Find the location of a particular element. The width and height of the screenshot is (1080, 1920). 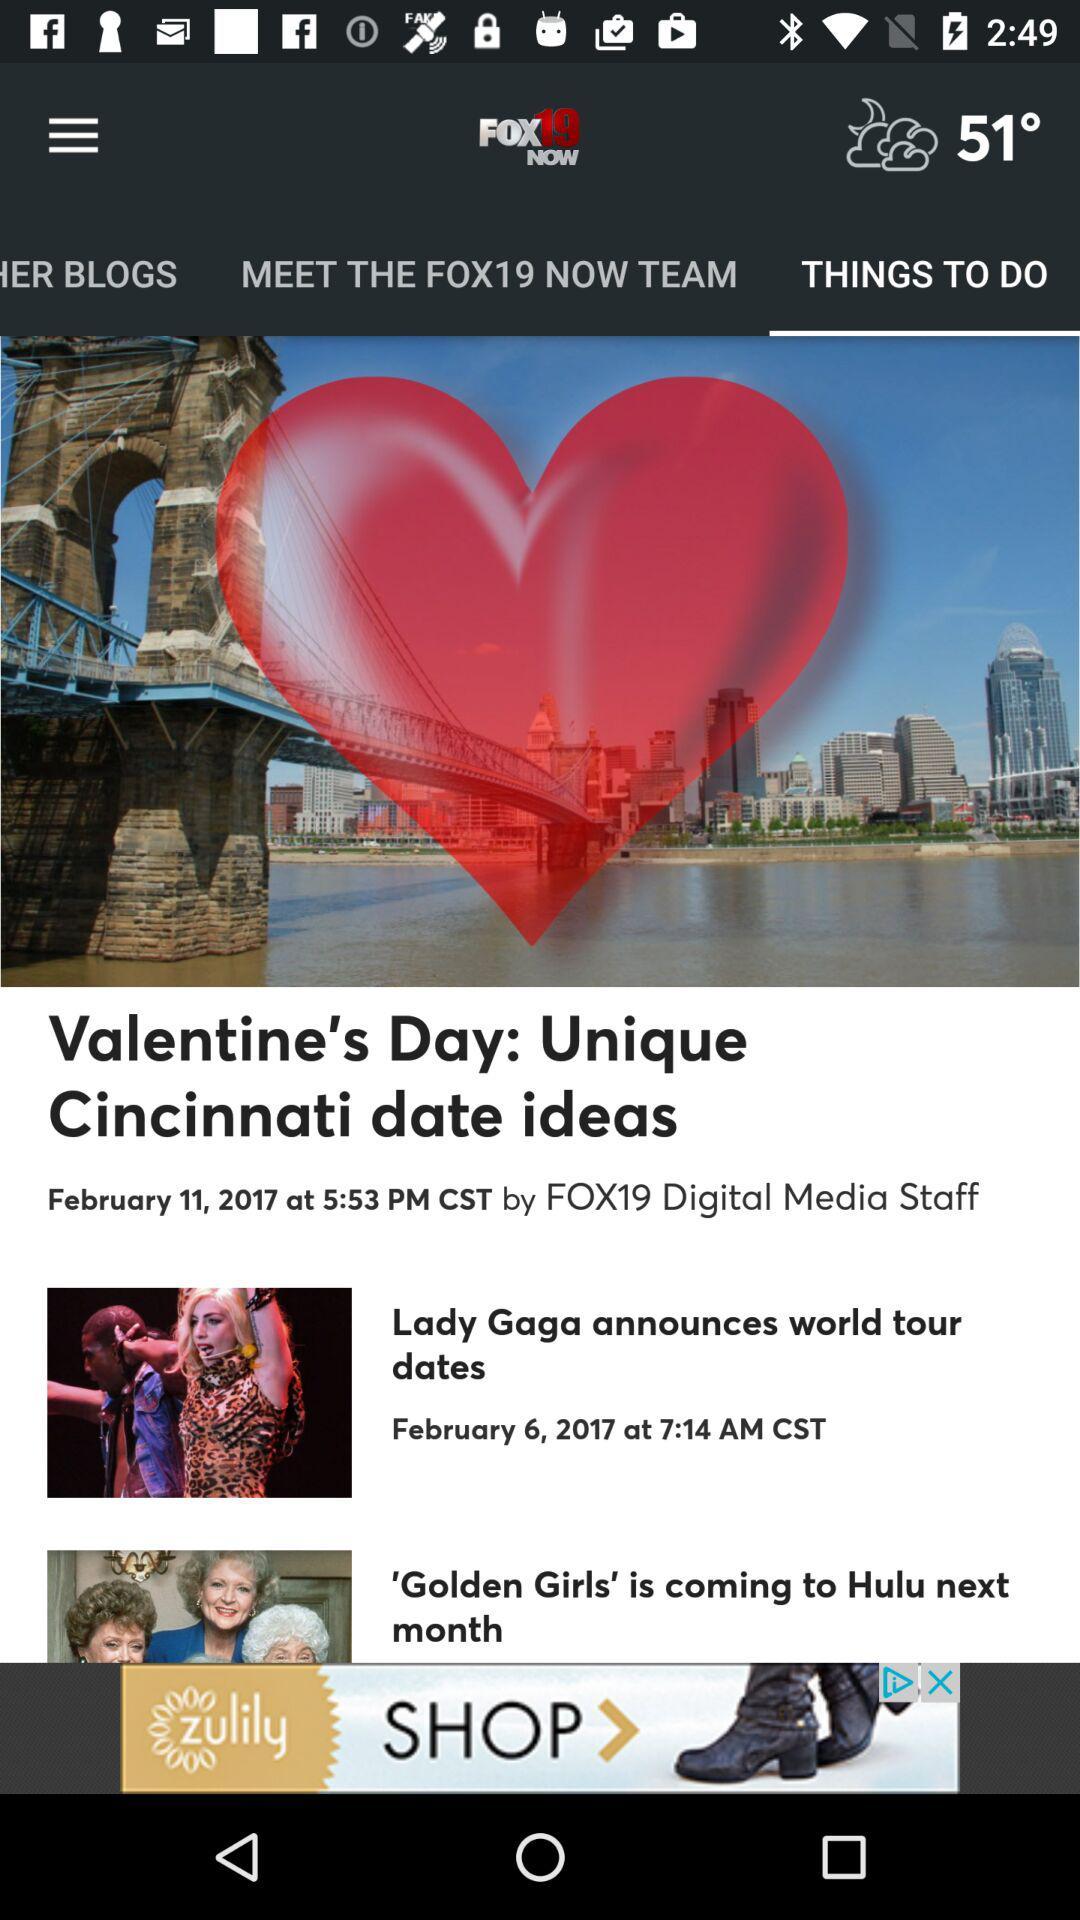

weather button is located at coordinates (891, 135).